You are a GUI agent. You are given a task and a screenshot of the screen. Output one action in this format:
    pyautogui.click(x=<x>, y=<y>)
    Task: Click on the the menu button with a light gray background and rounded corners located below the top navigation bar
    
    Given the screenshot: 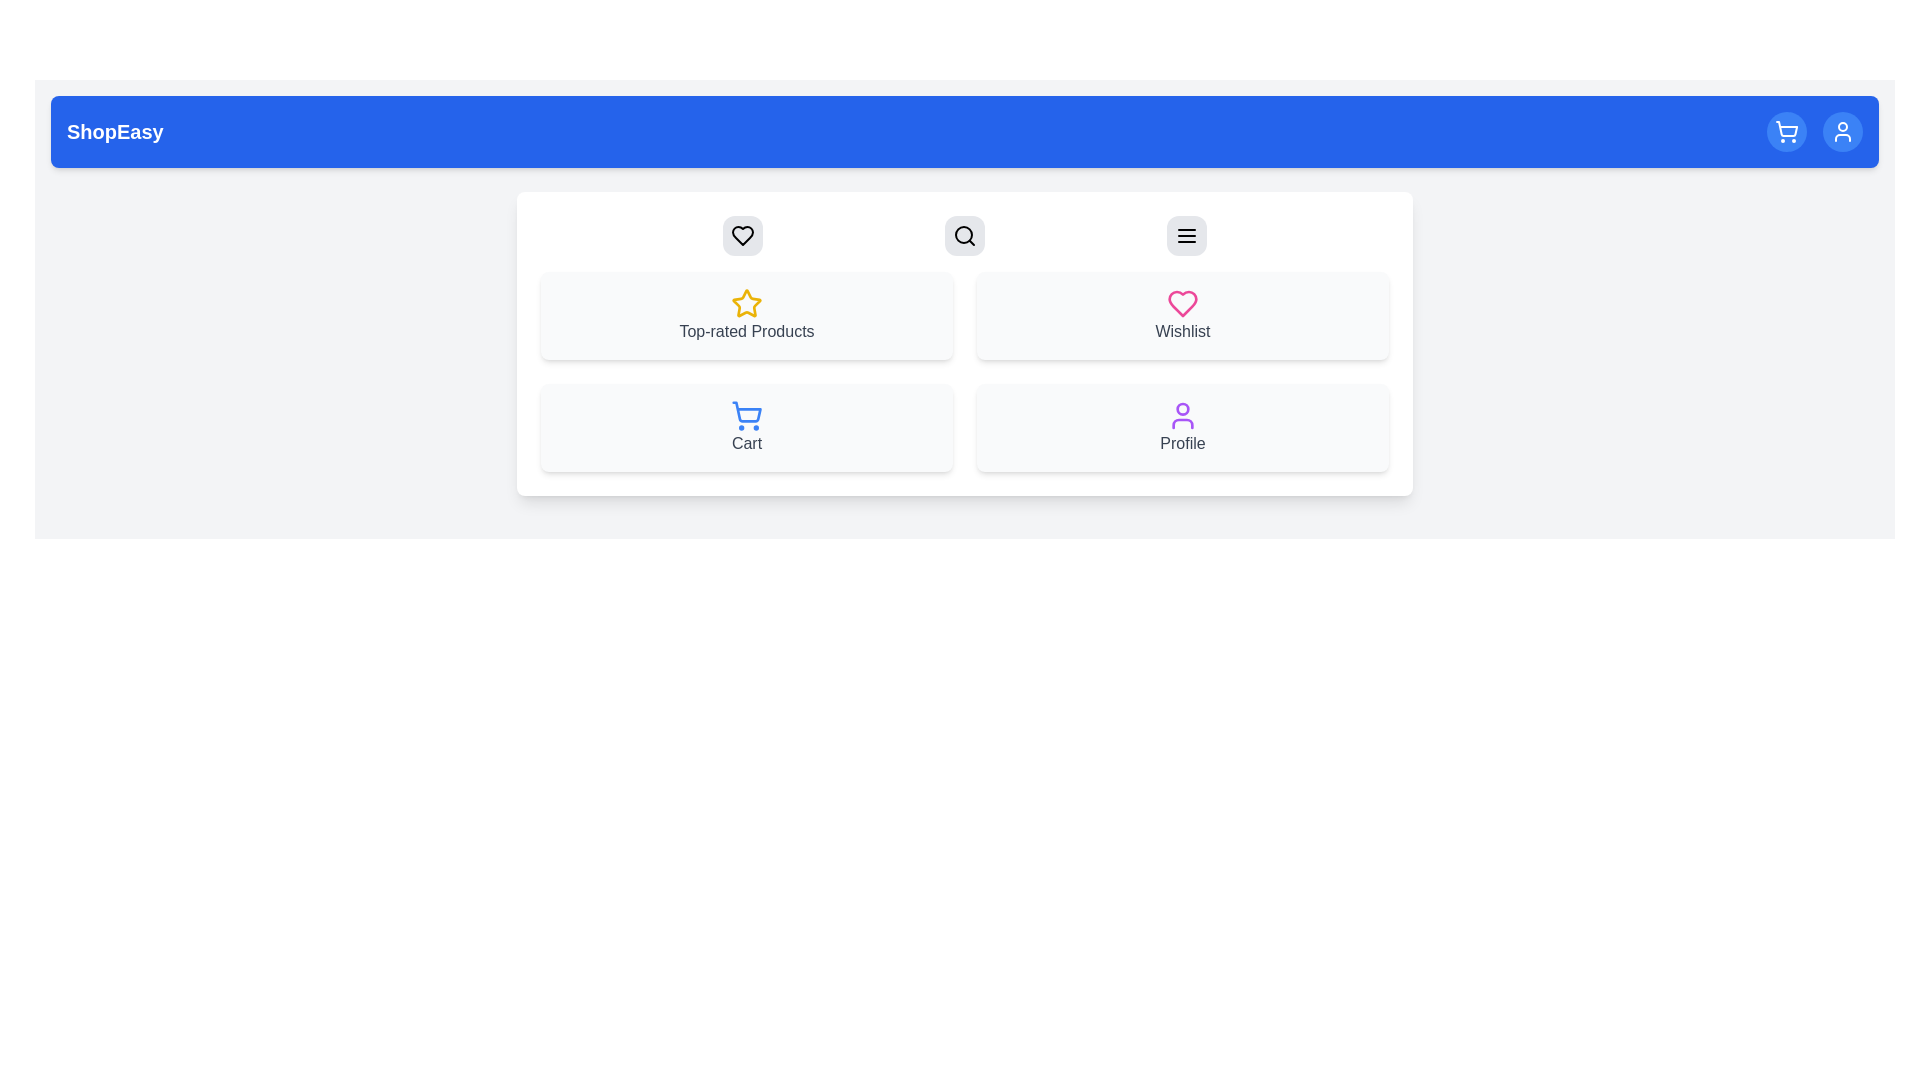 What is the action you would take?
    pyautogui.click(x=1186, y=234)
    